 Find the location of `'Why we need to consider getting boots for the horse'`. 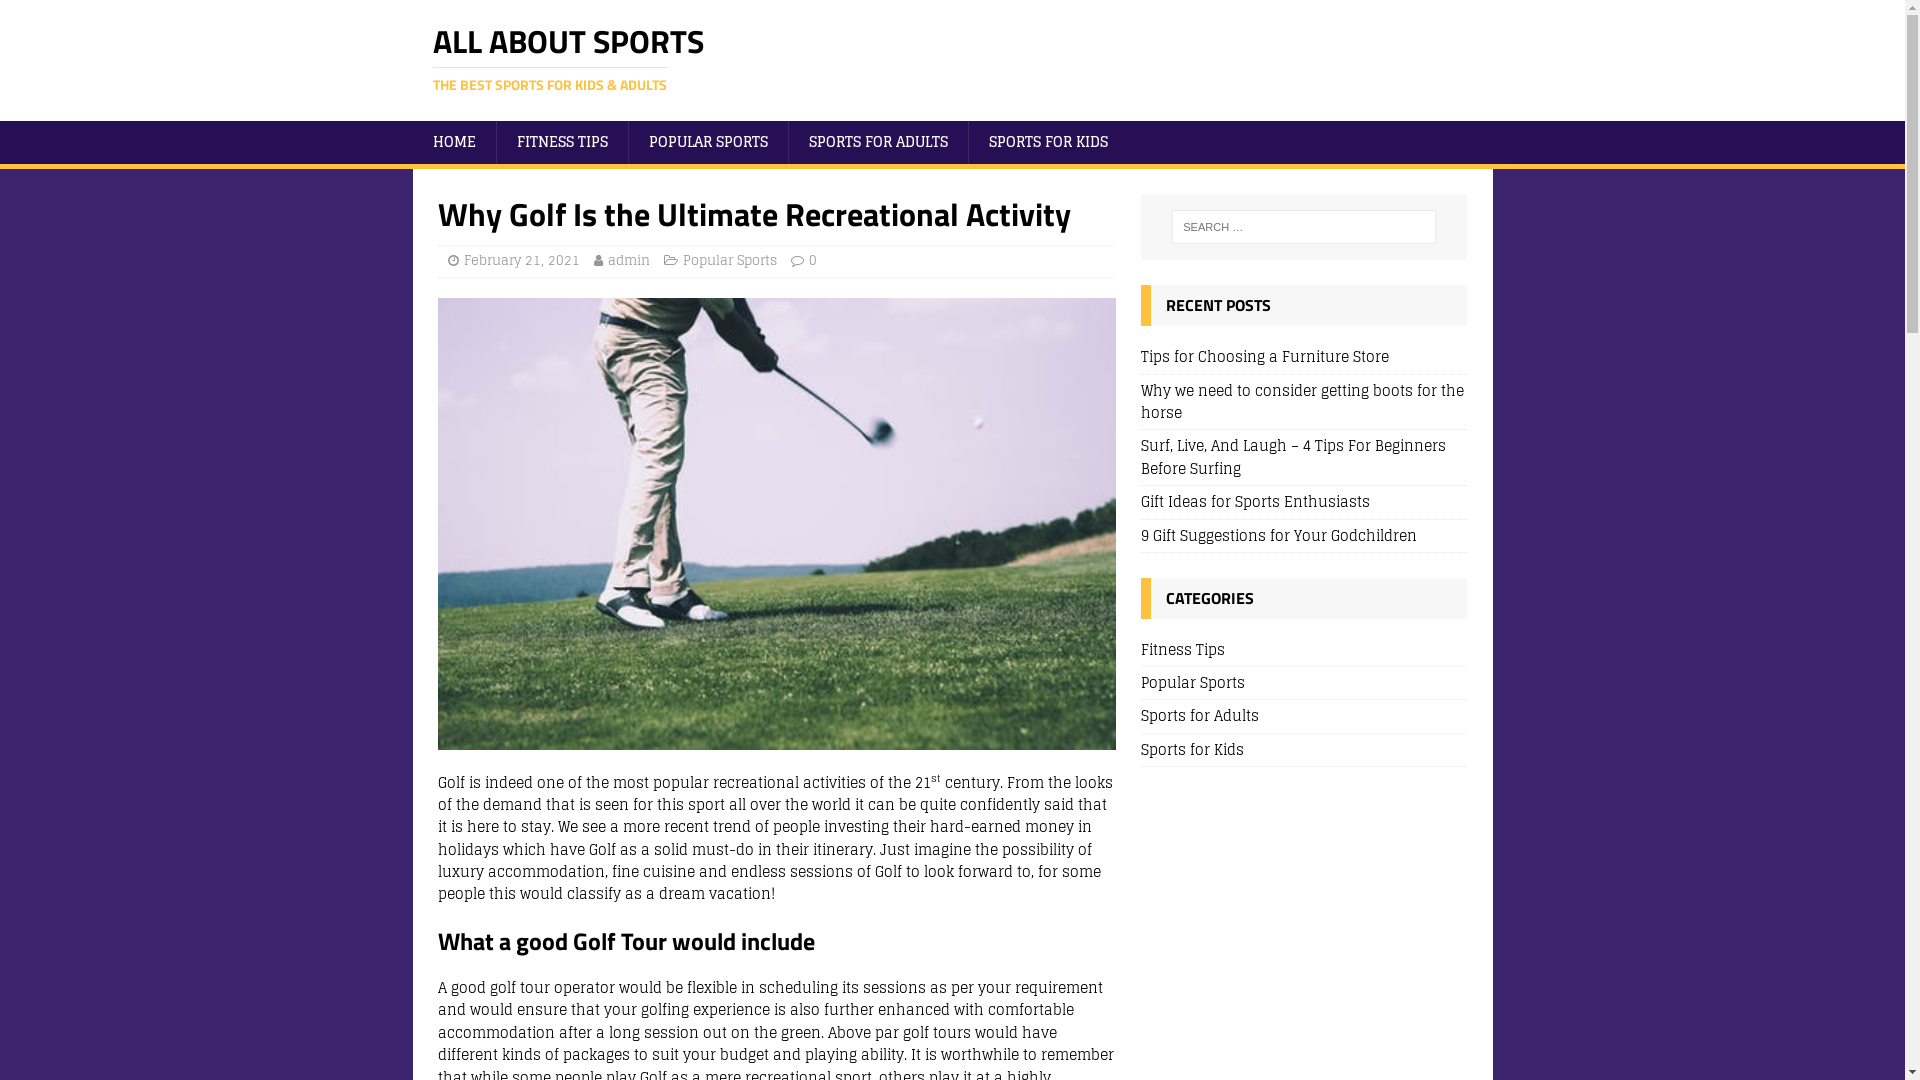

'Why we need to consider getting boots for the horse' is located at coordinates (1302, 401).